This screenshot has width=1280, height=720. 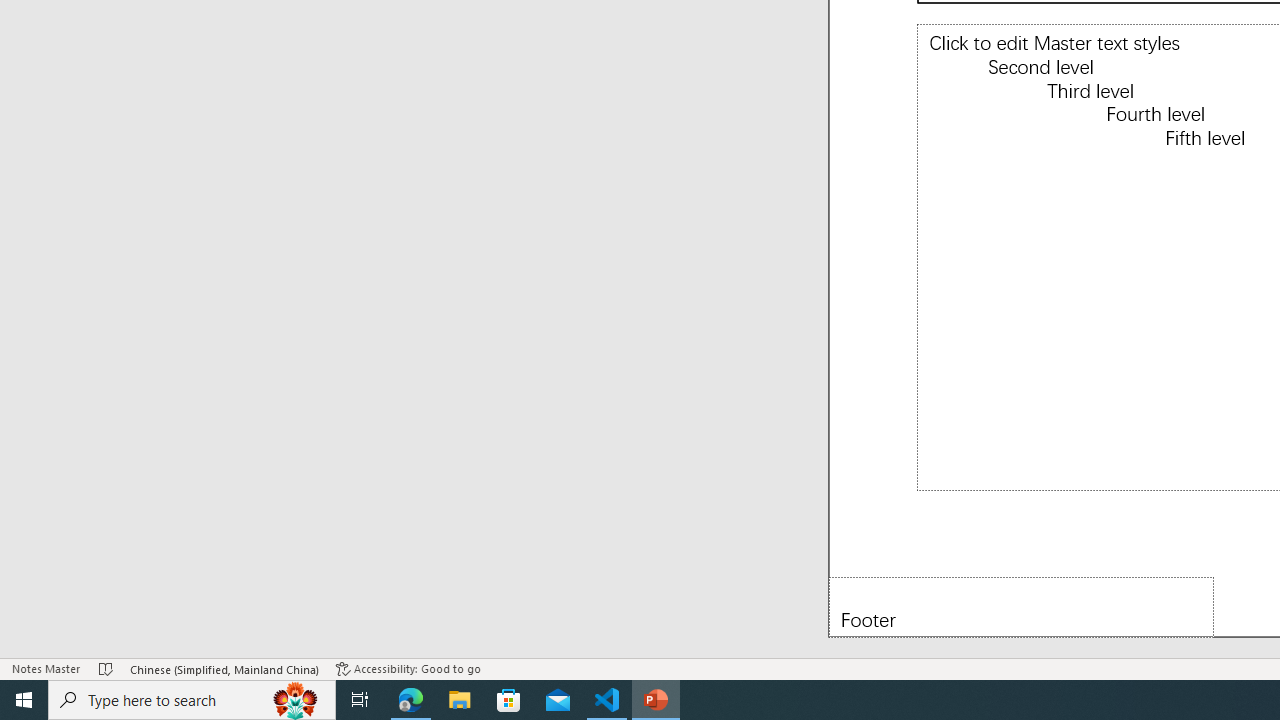 I want to click on 'Accessibility Checker Accessibility: Good to go', so click(x=407, y=669).